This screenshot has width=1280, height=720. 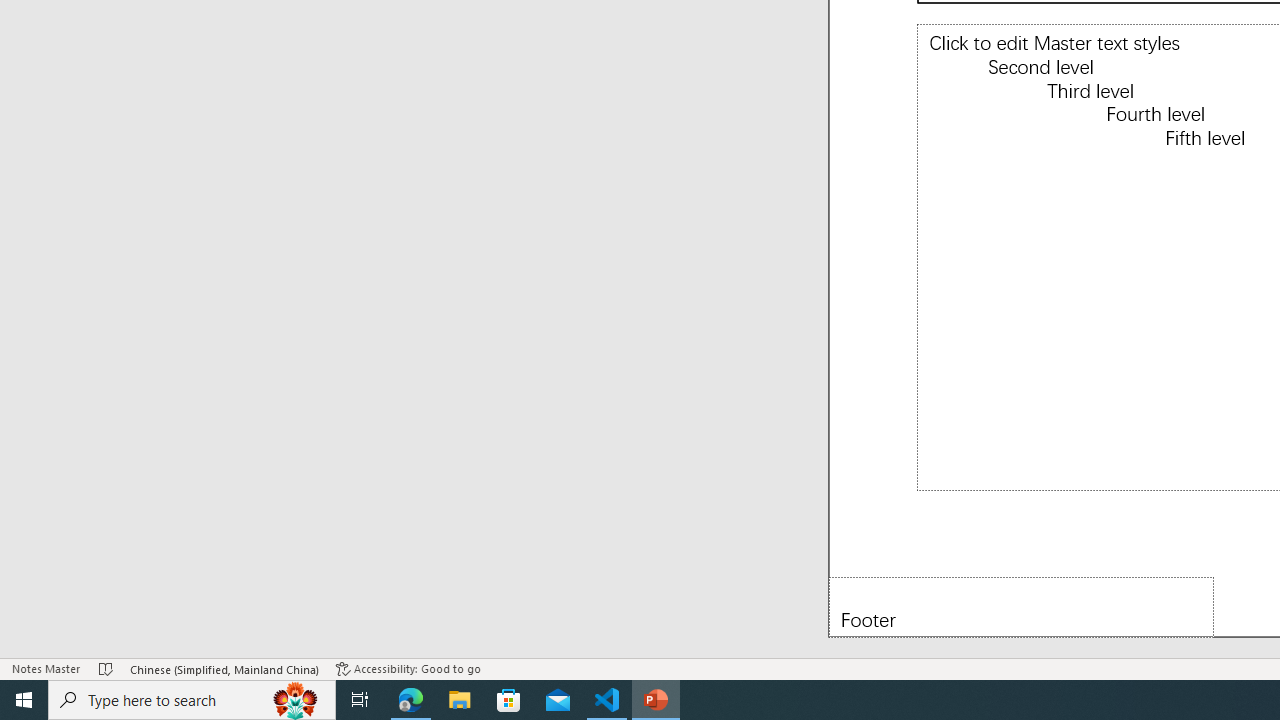 I want to click on 'Accessibility Checker Accessibility: Good to go', so click(x=407, y=669).